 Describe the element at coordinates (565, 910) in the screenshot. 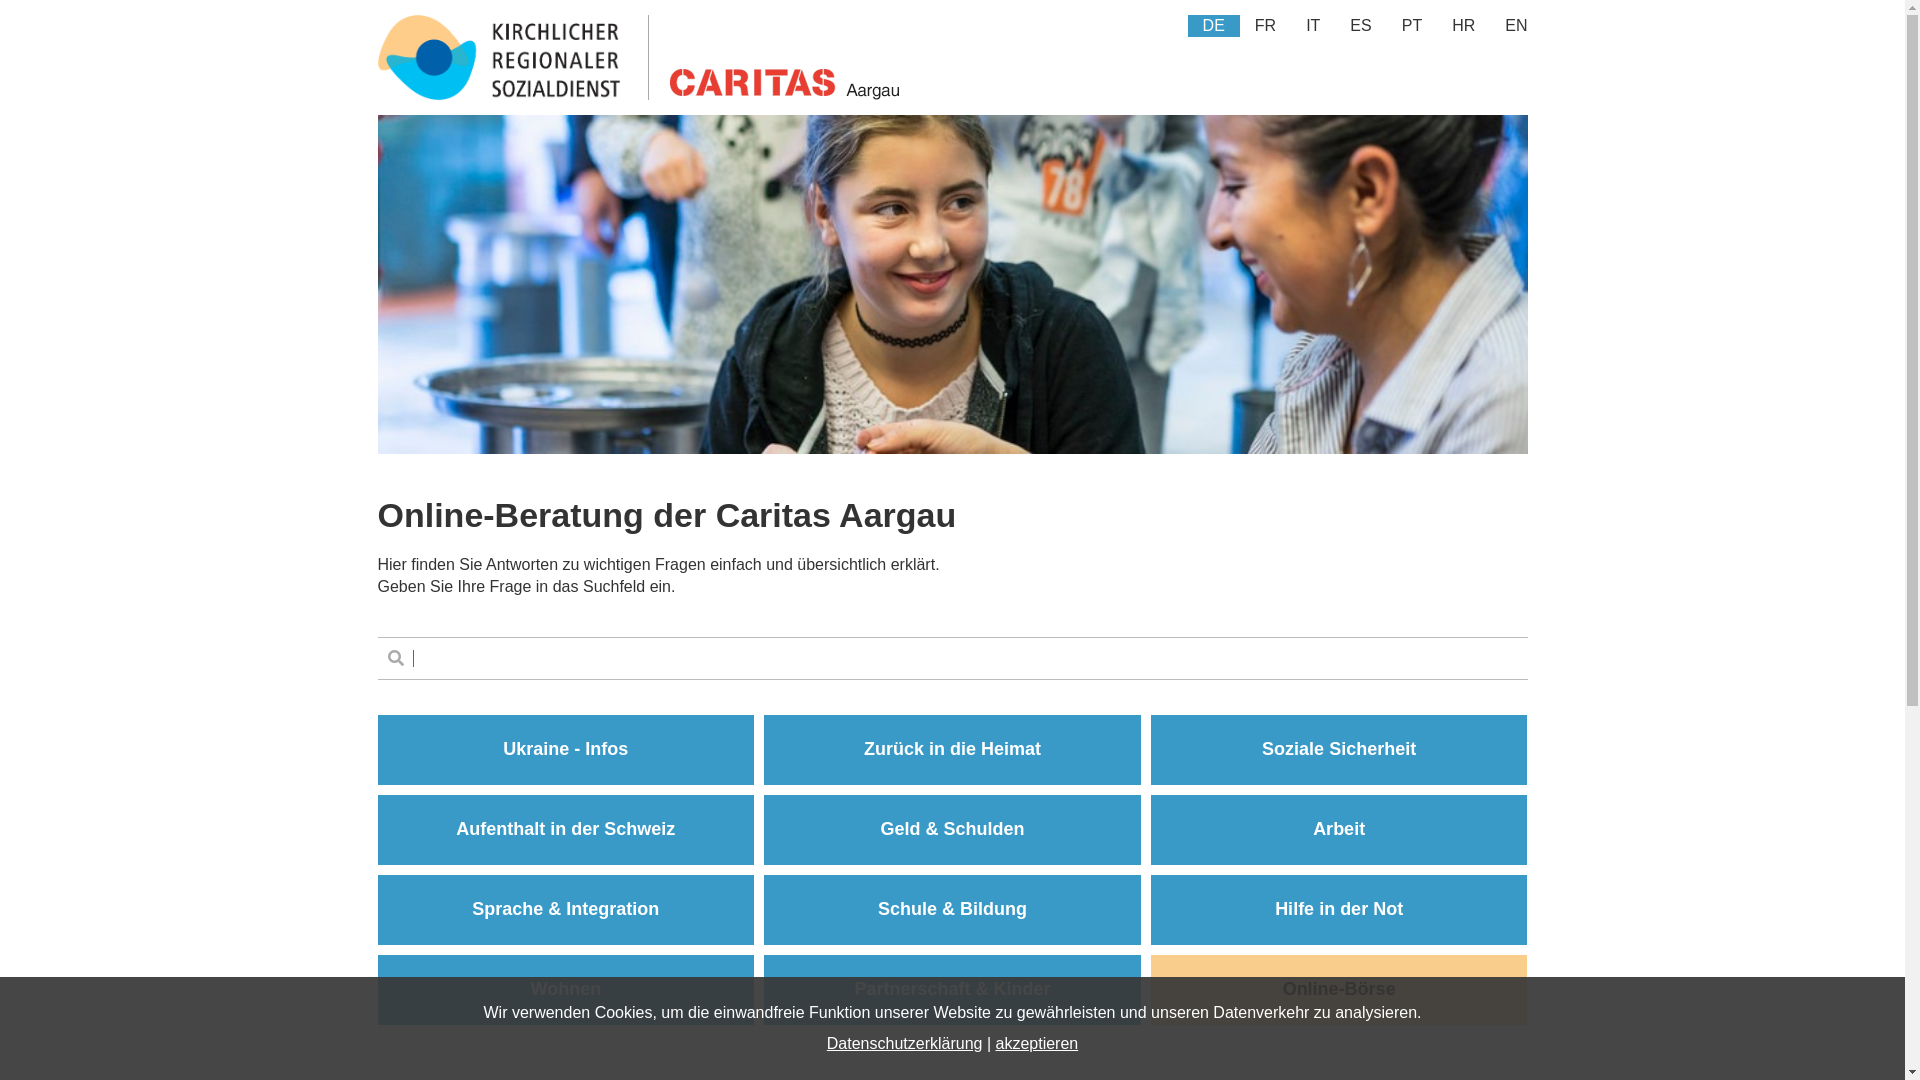

I see `'Sprache & Integration'` at that location.